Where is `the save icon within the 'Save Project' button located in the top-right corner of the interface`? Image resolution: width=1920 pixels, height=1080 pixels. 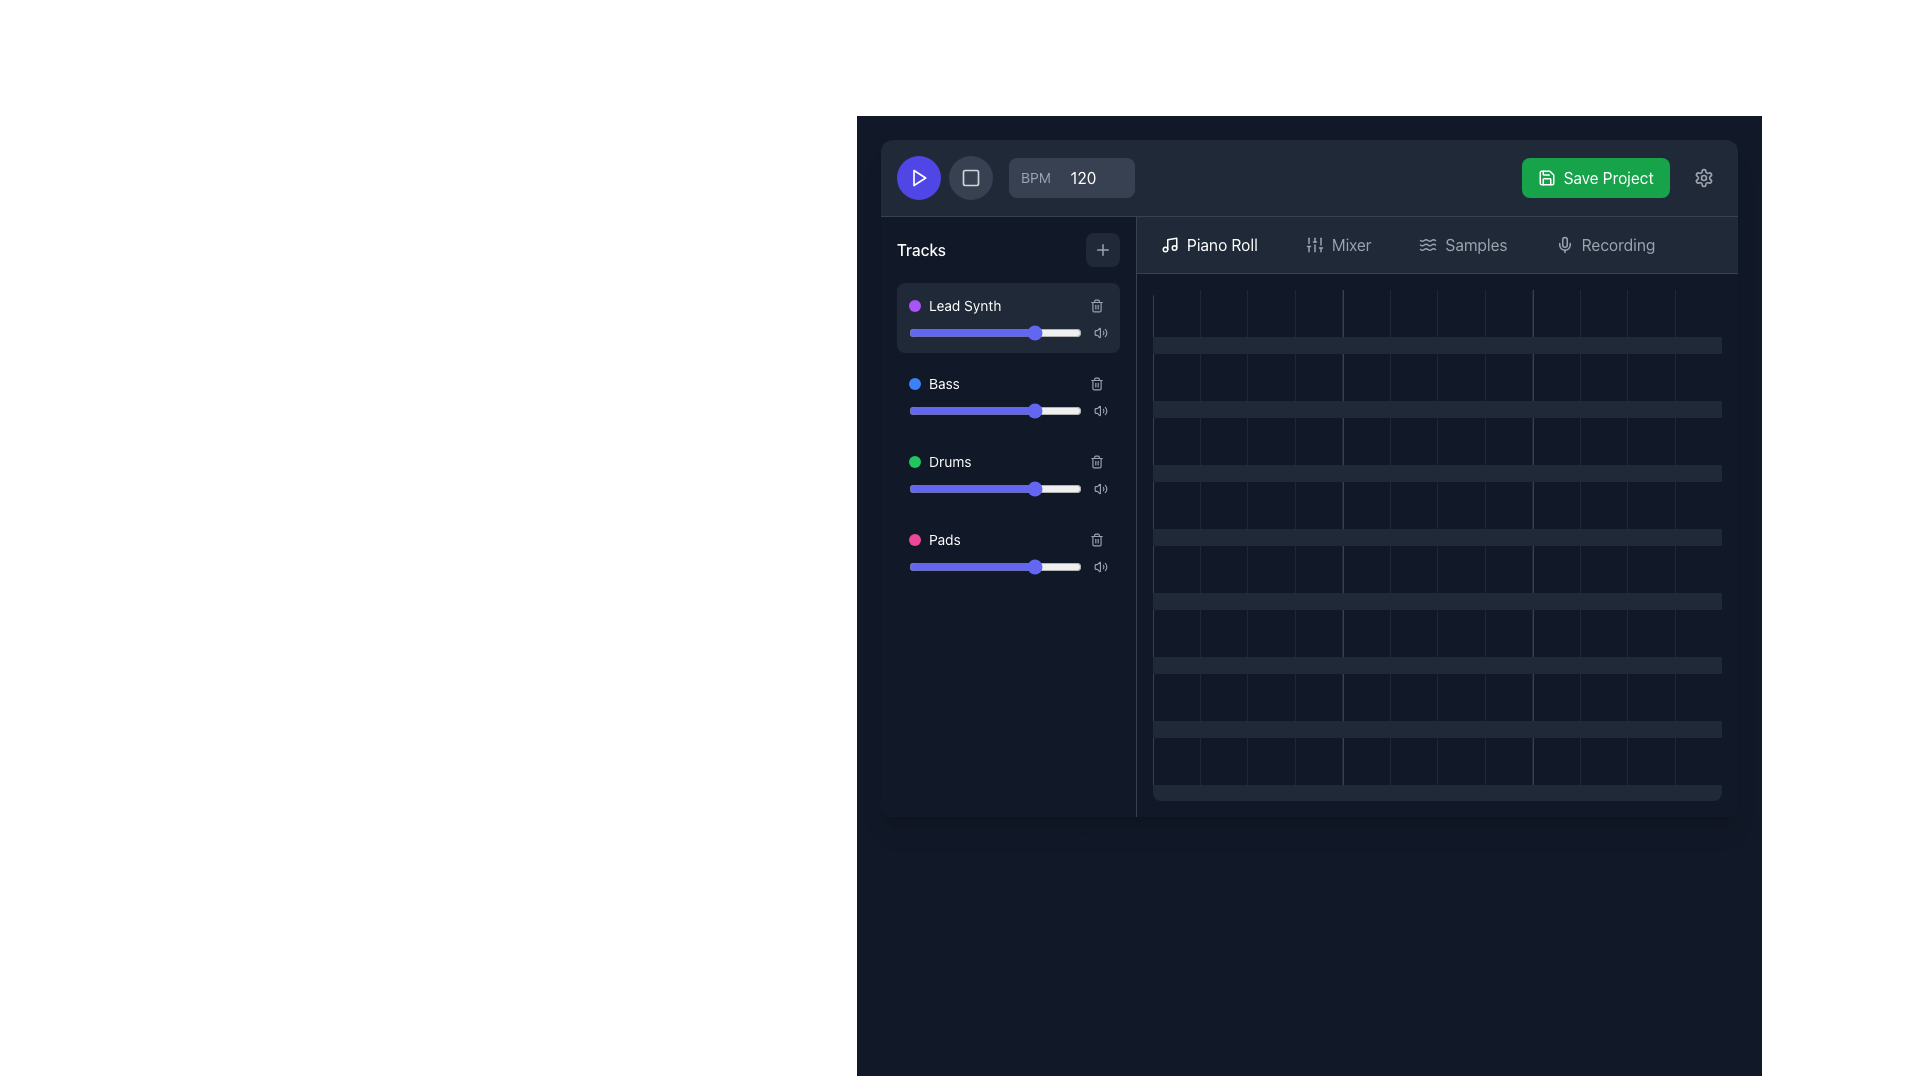 the save icon within the 'Save Project' button located in the top-right corner of the interface is located at coordinates (1545, 176).